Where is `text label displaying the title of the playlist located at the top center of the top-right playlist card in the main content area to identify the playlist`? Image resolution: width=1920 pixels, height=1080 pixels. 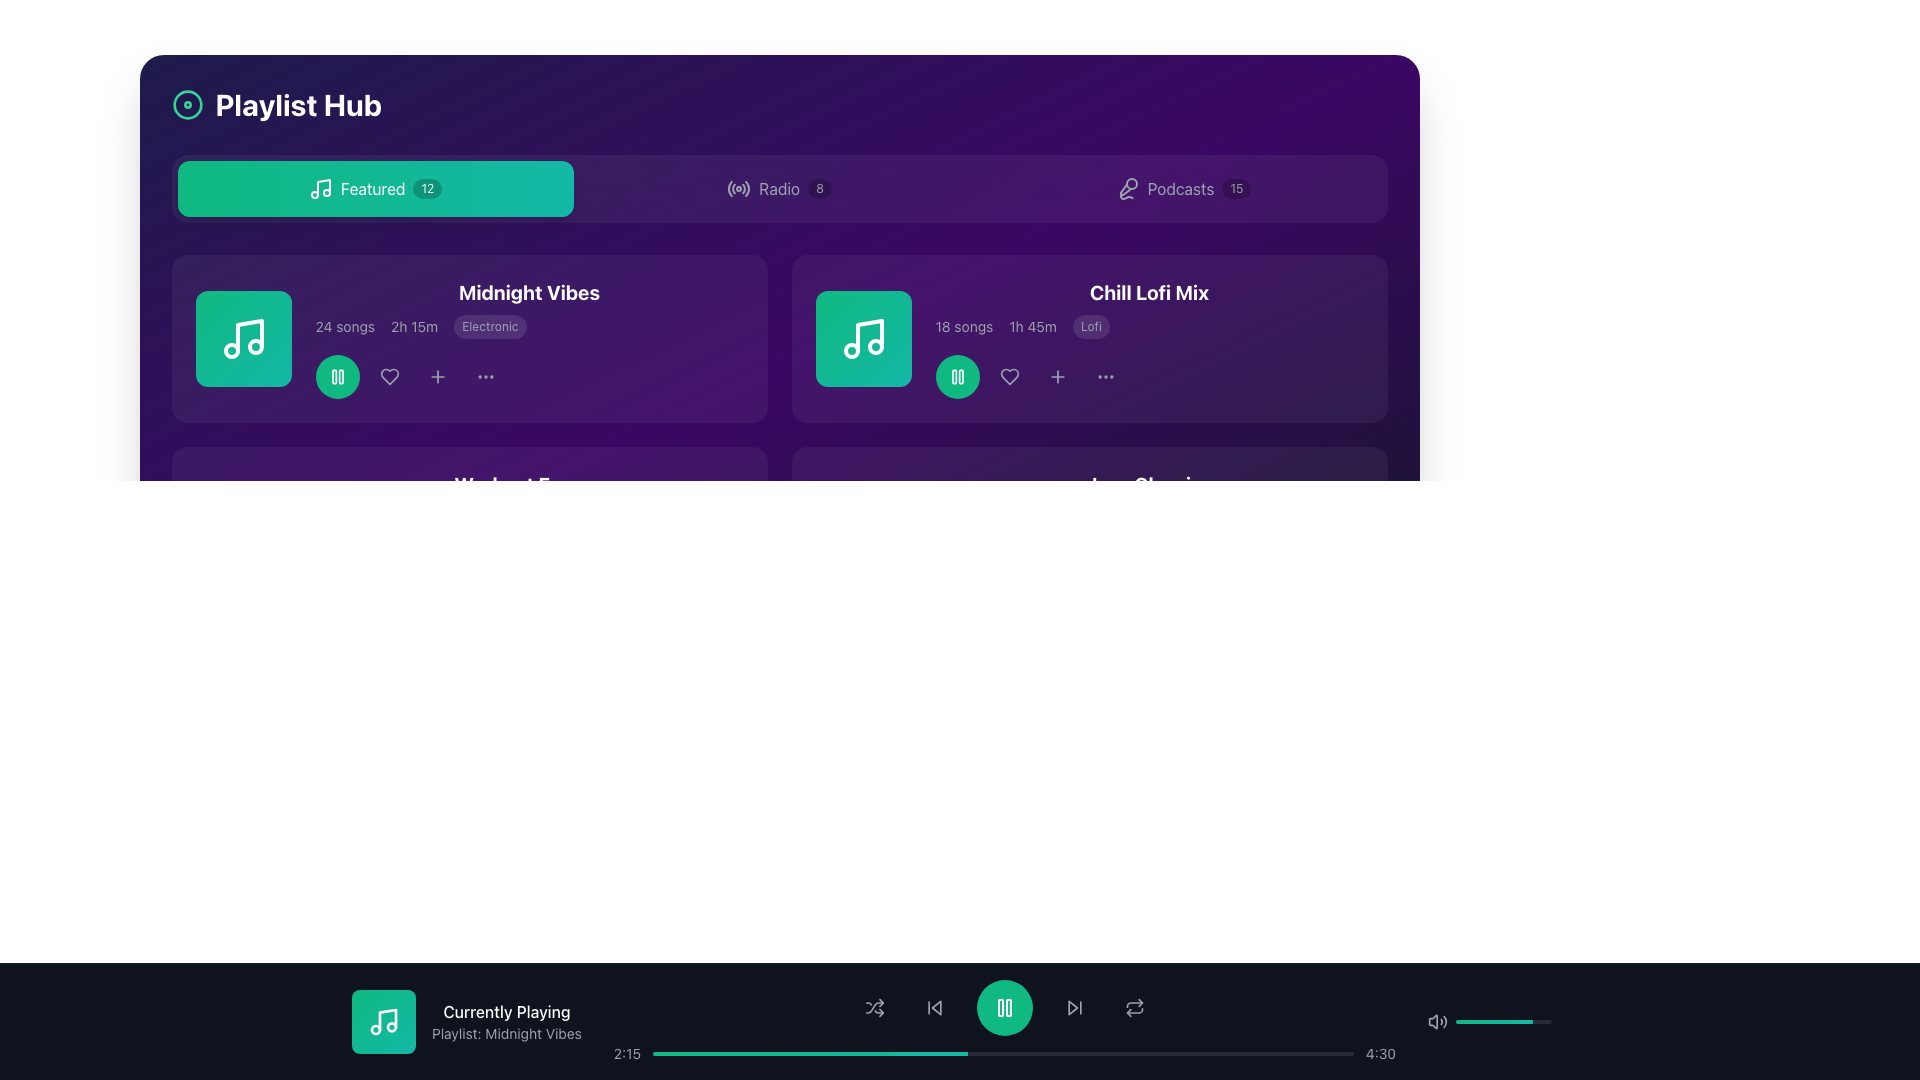
text label displaying the title of the playlist located at the top center of the top-right playlist card in the main content area to identify the playlist is located at coordinates (1149, 293).